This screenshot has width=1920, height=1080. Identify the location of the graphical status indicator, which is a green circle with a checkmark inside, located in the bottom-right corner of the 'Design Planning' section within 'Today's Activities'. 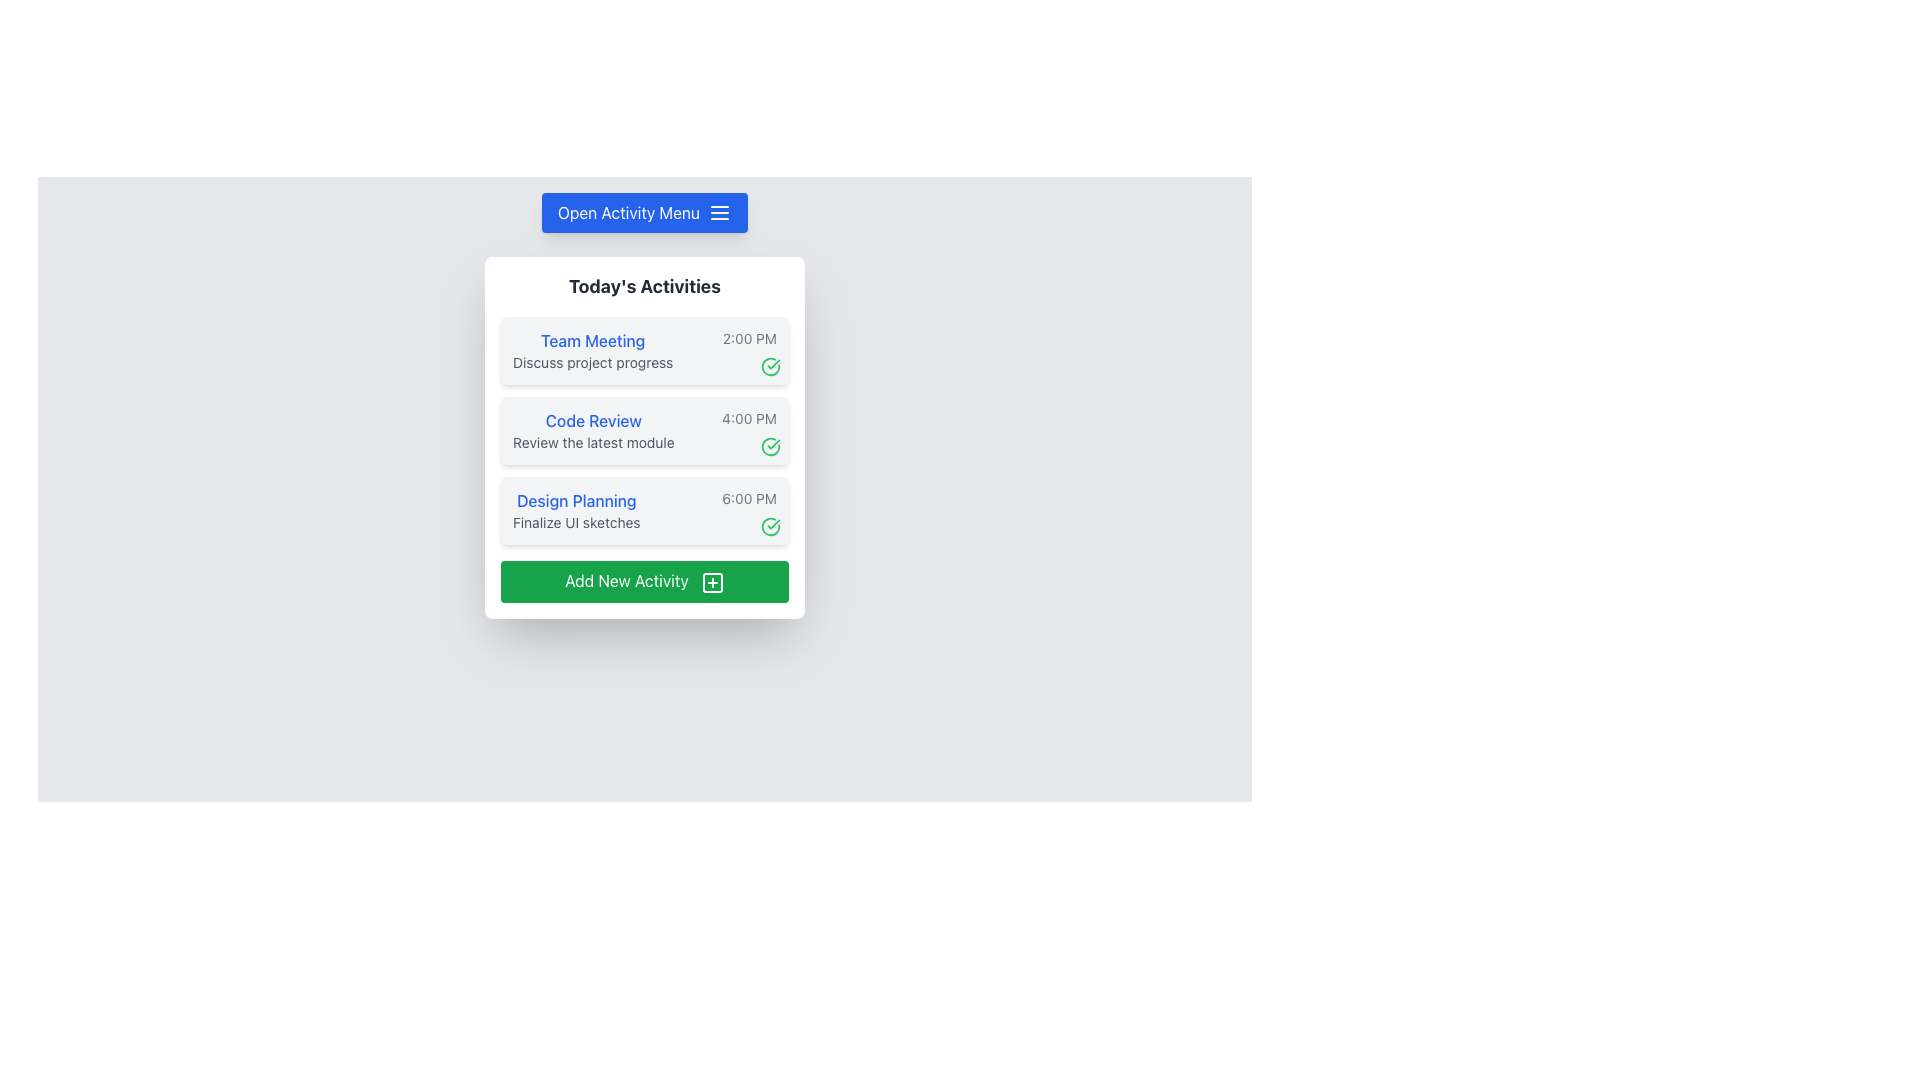
(770, 526).